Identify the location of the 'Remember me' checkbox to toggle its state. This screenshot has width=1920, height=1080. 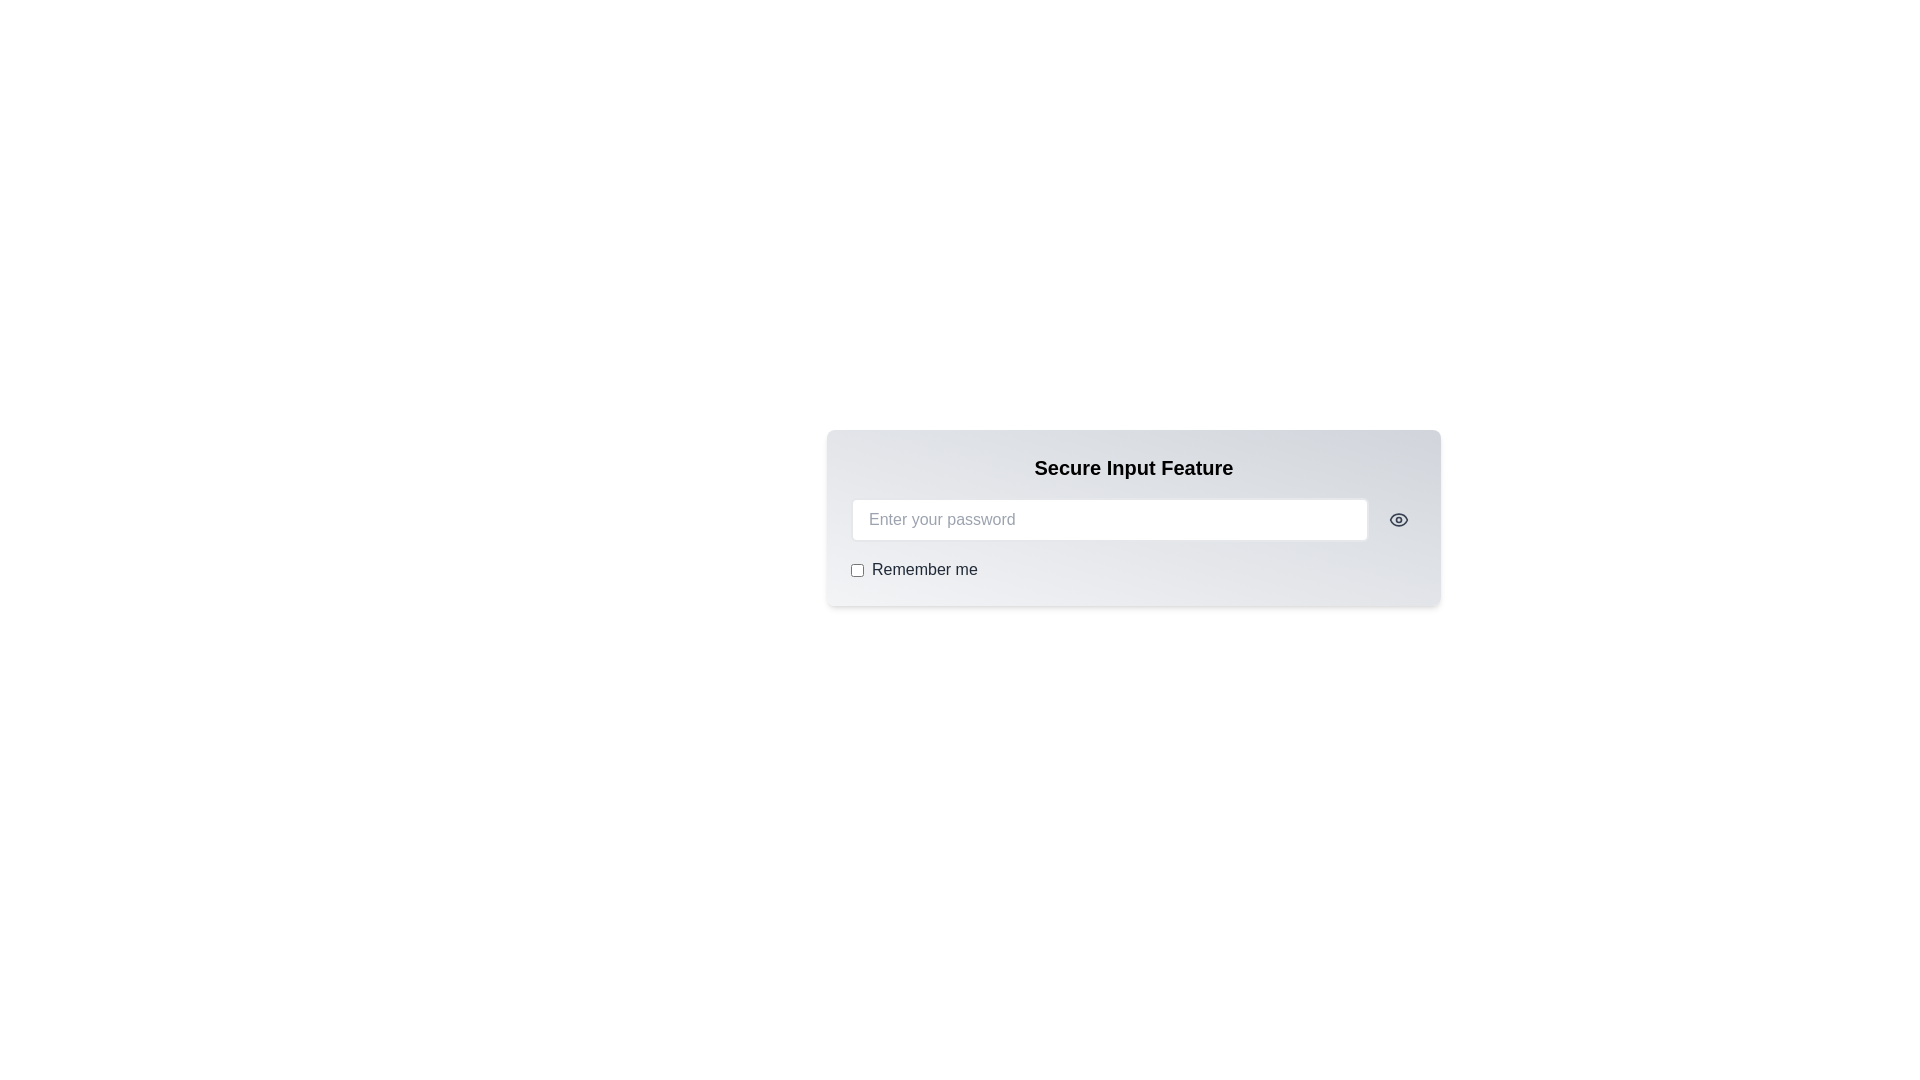
(857, 570).